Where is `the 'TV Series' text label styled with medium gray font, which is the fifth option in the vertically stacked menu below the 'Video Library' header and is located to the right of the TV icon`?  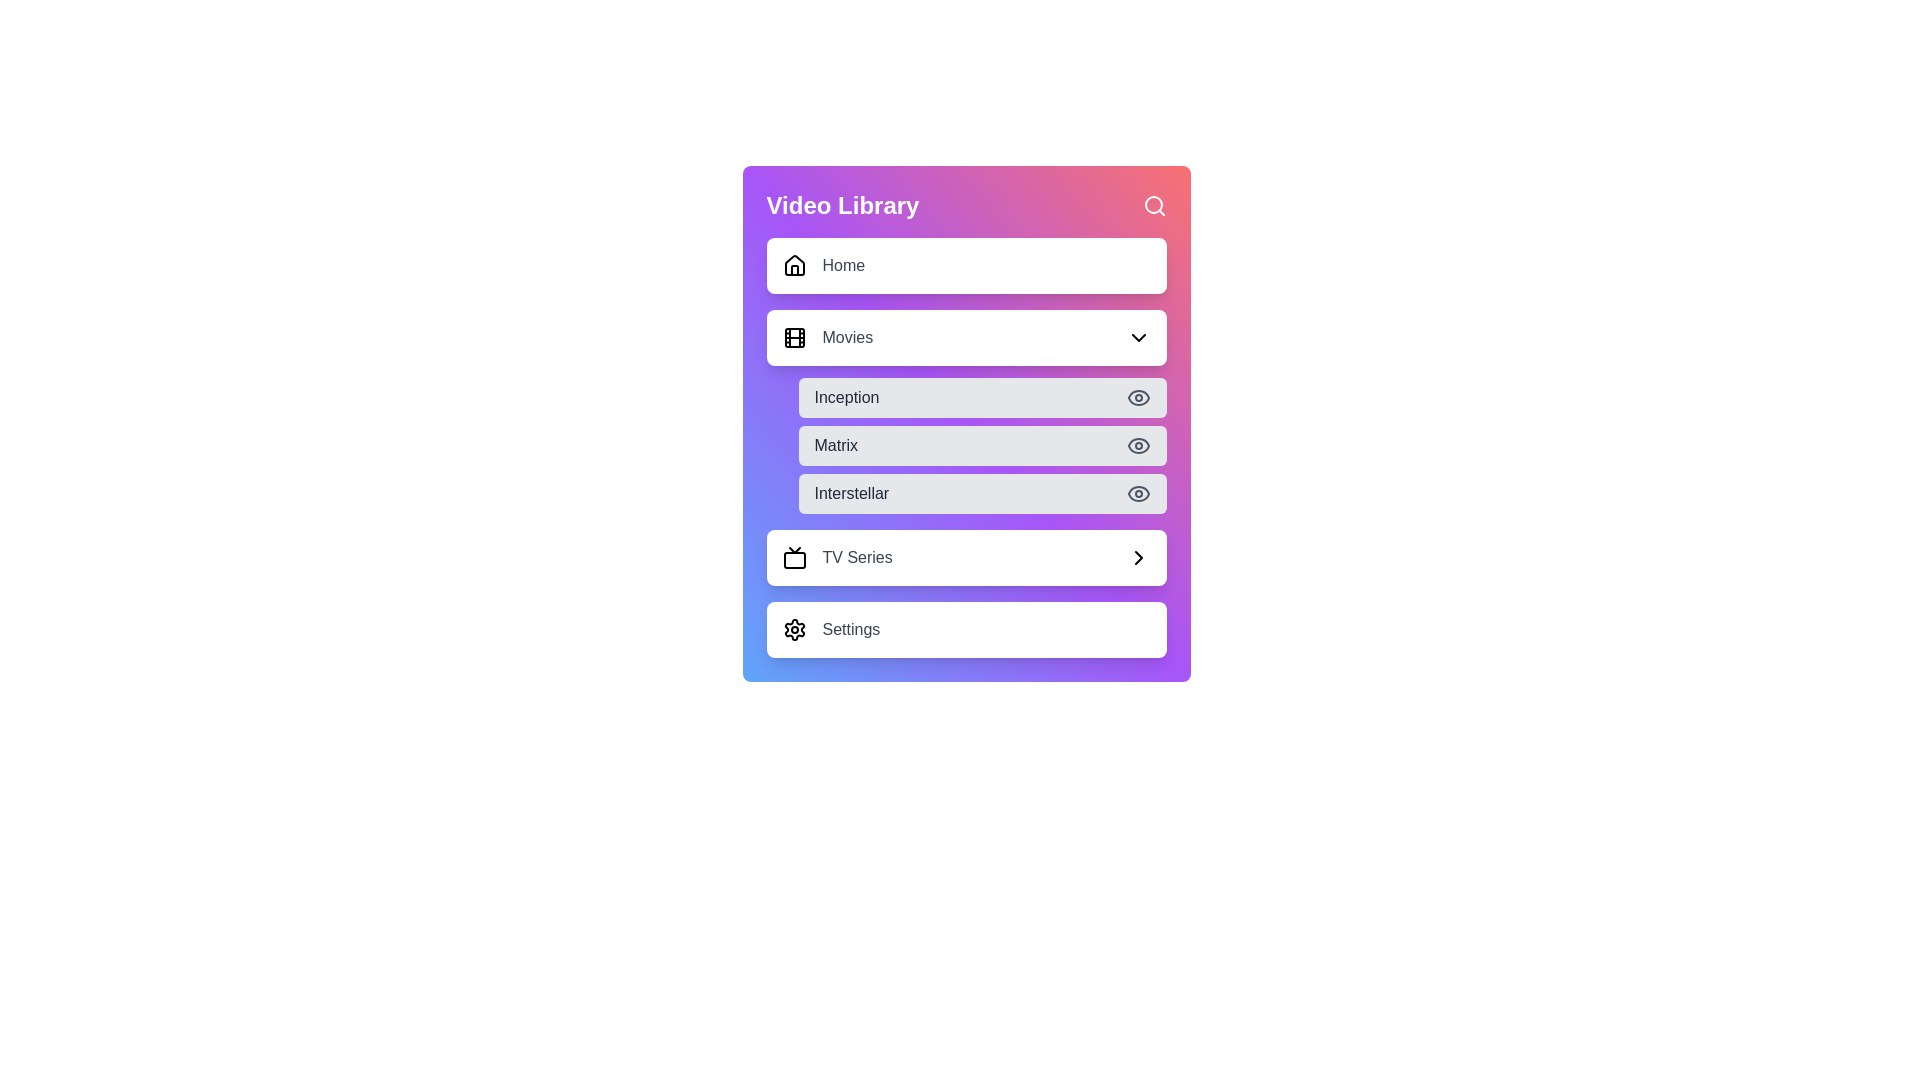 the 'TV Series' text label styled with medium gray font, which is the fifth option in the vertically stacked menu below the 'Video Library' header and is located to the right of the TV icon is located at coordinates (857, 558).